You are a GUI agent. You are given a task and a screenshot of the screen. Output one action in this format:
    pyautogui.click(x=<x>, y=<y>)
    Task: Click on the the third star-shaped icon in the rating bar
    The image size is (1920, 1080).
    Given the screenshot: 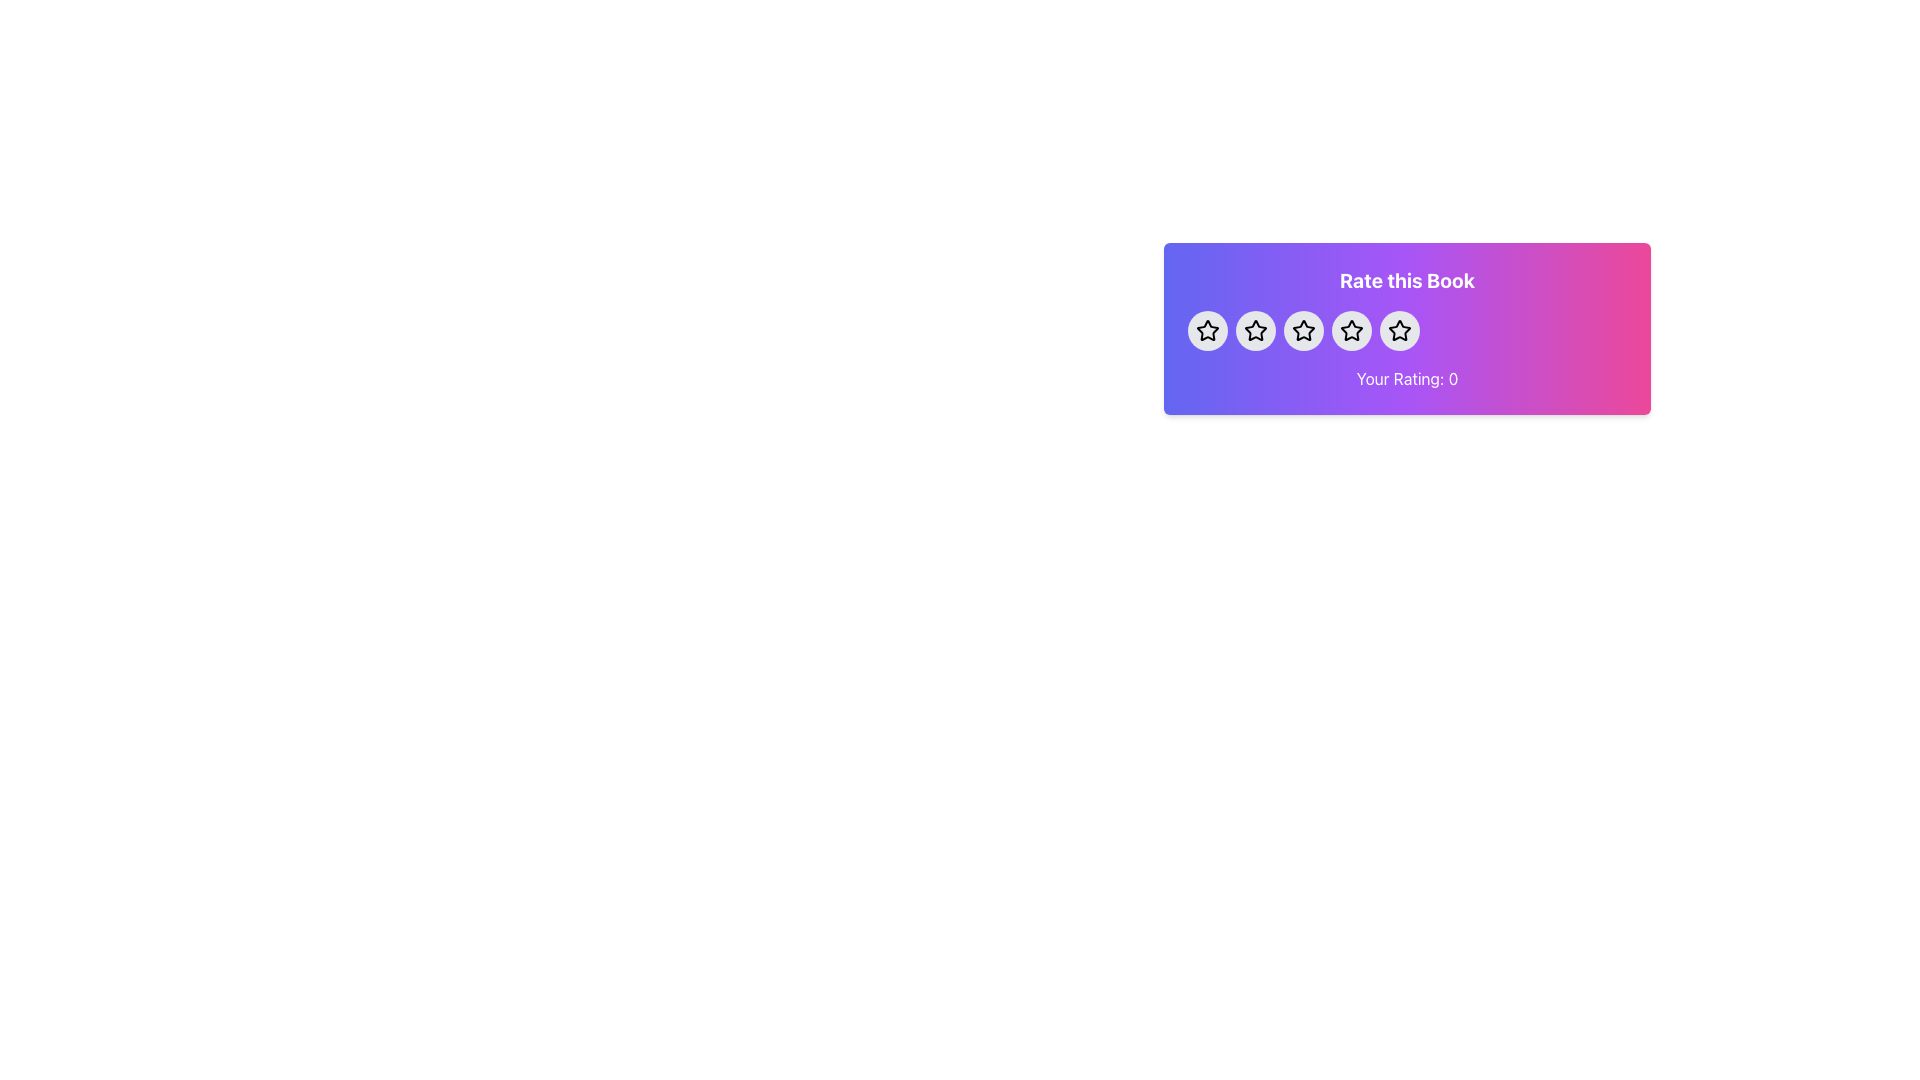 What is the action you would take?
    pyautogui.click(x=1304, y=330)
    